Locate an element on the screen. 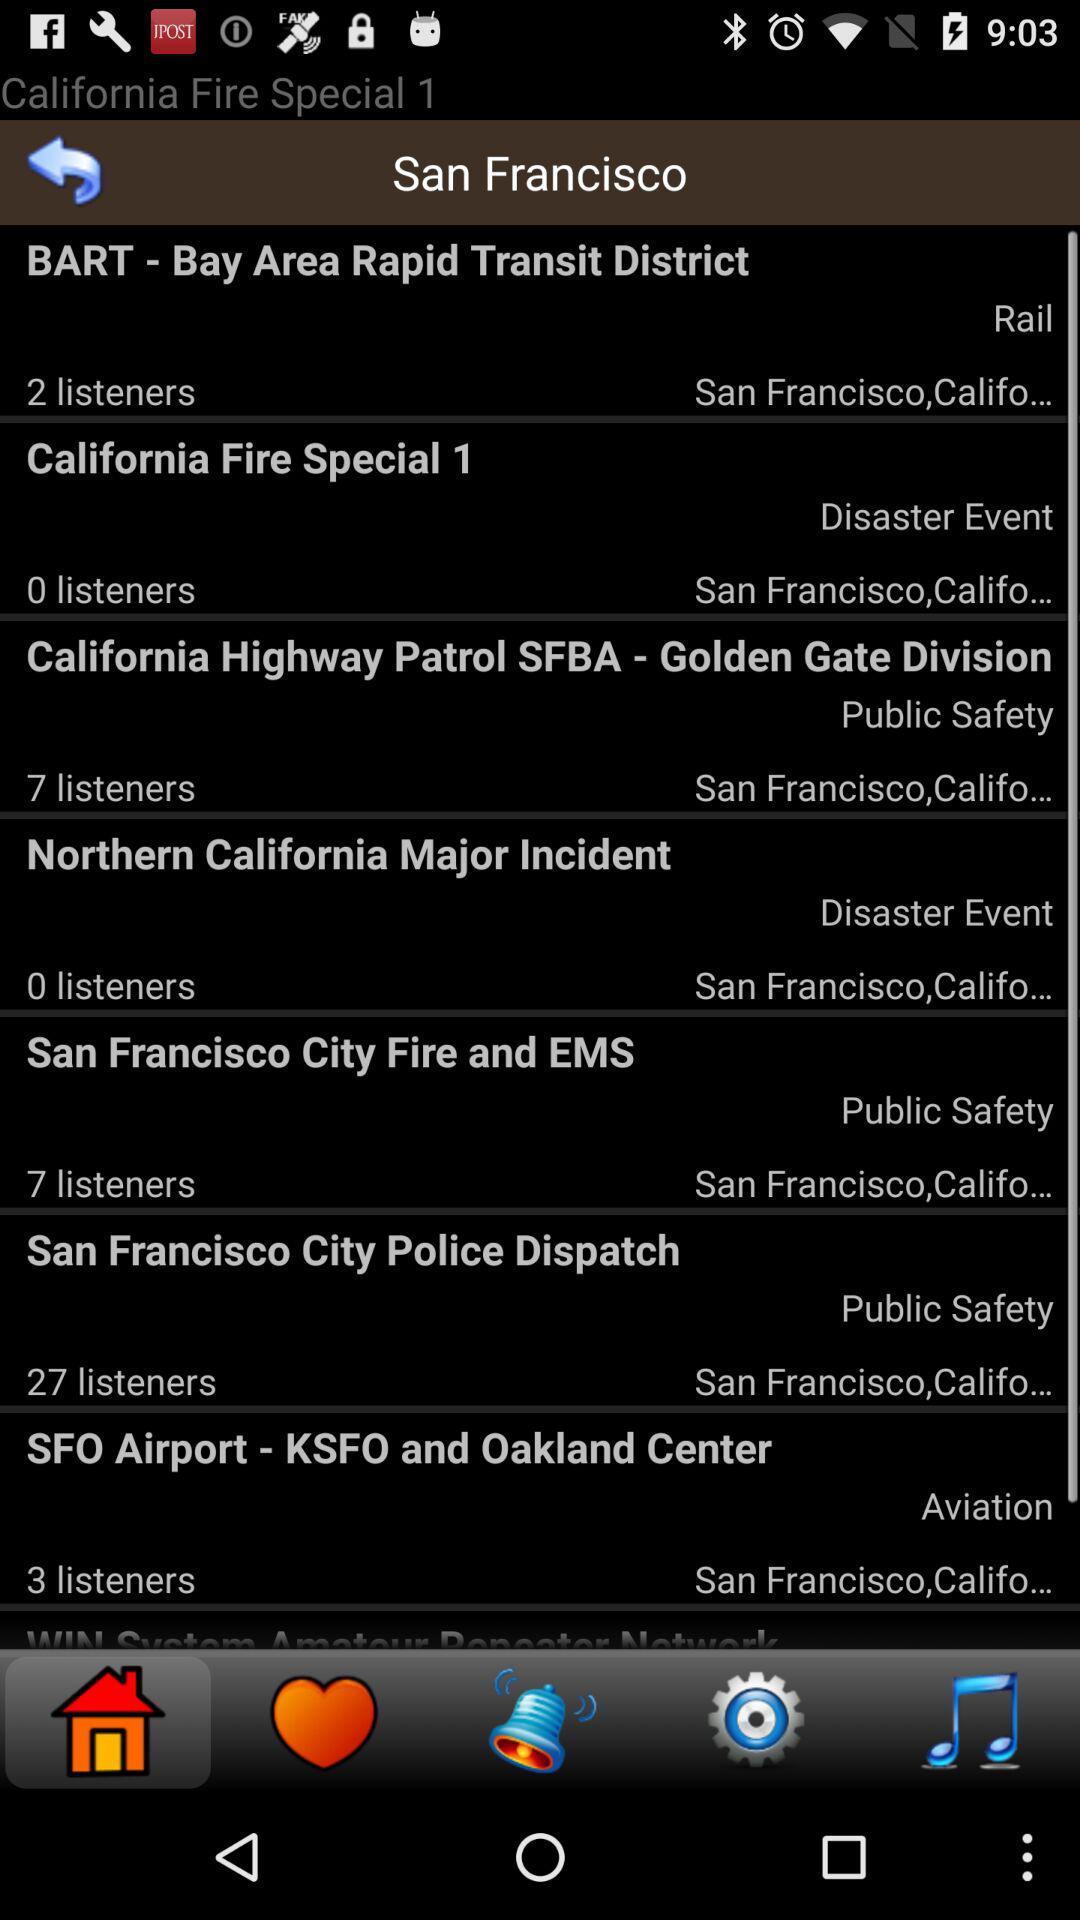 Image resolution: width=1080 pixels, height=1920 pixels. the aviation item is located at coordinates (986, 1505).